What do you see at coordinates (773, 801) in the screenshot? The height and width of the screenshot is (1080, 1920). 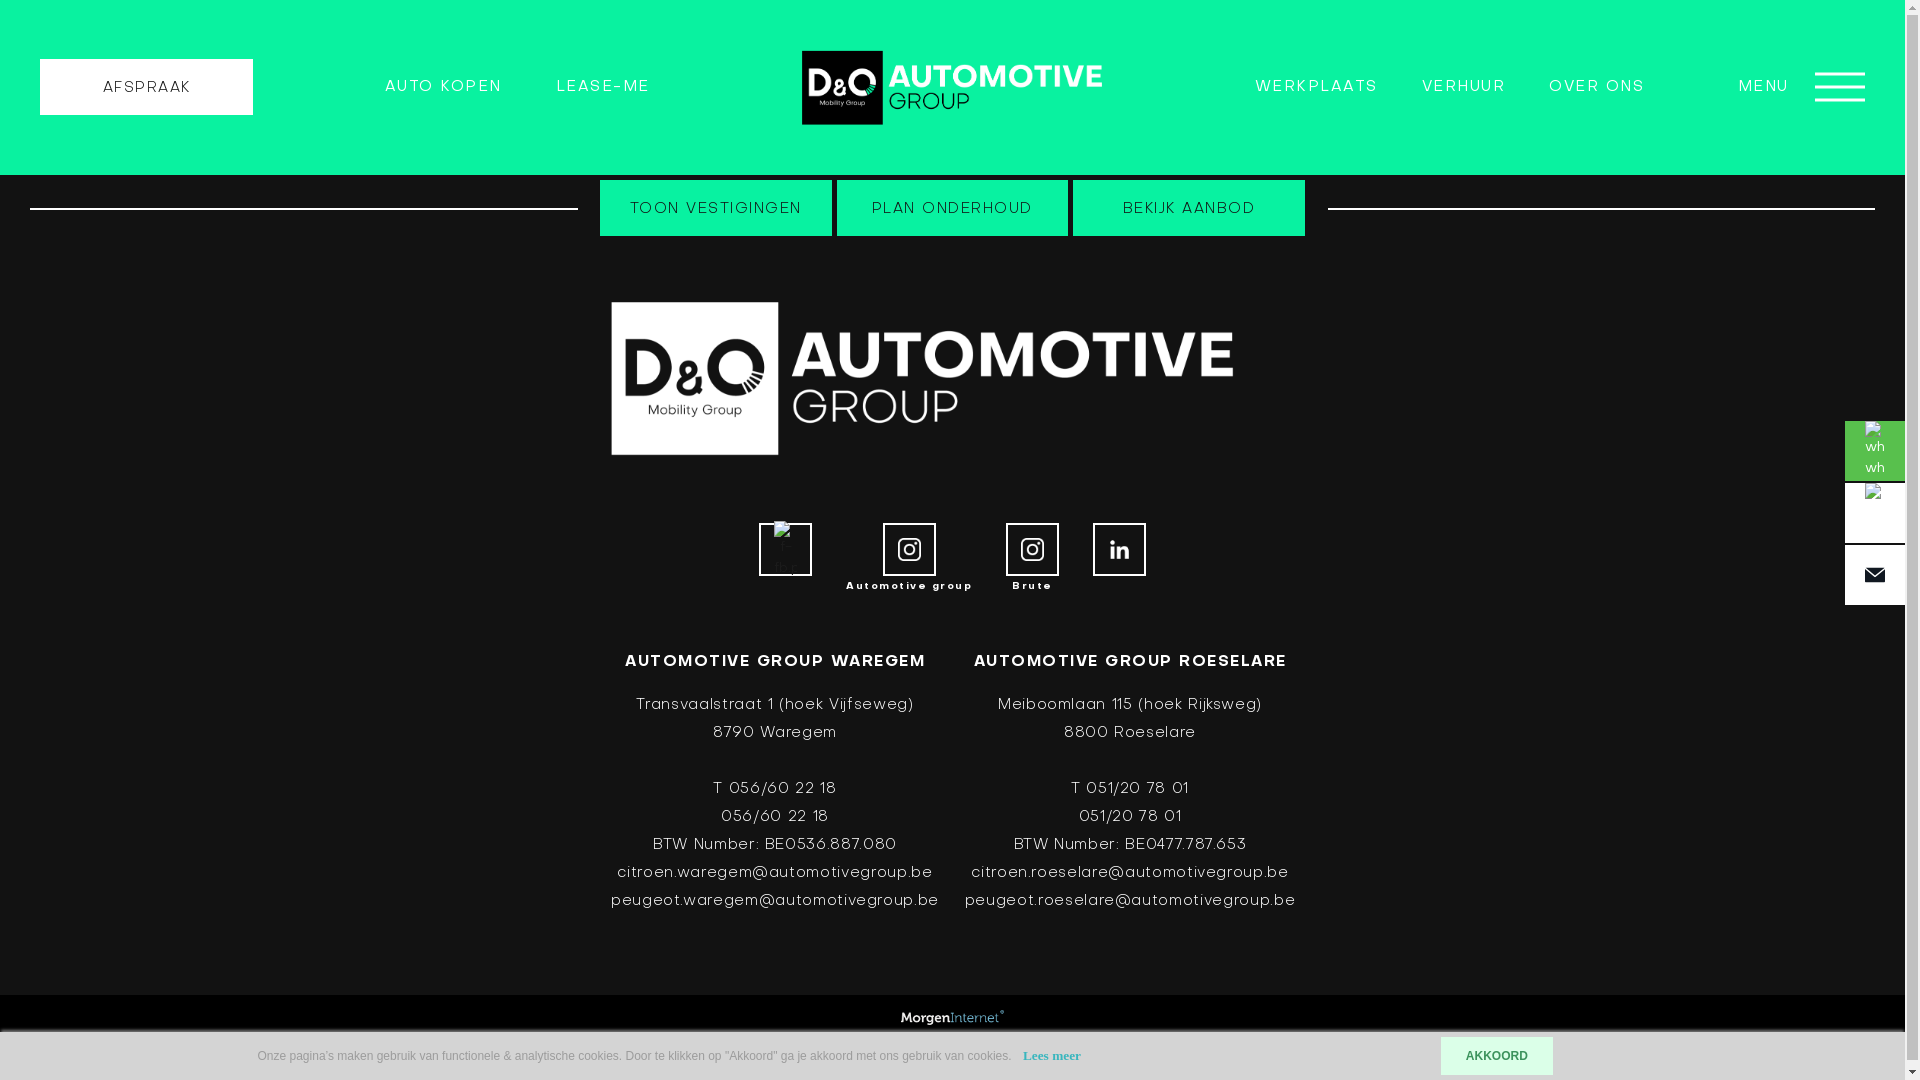 I see `'T 056/60 22 18` at bounding box center [773, 801].